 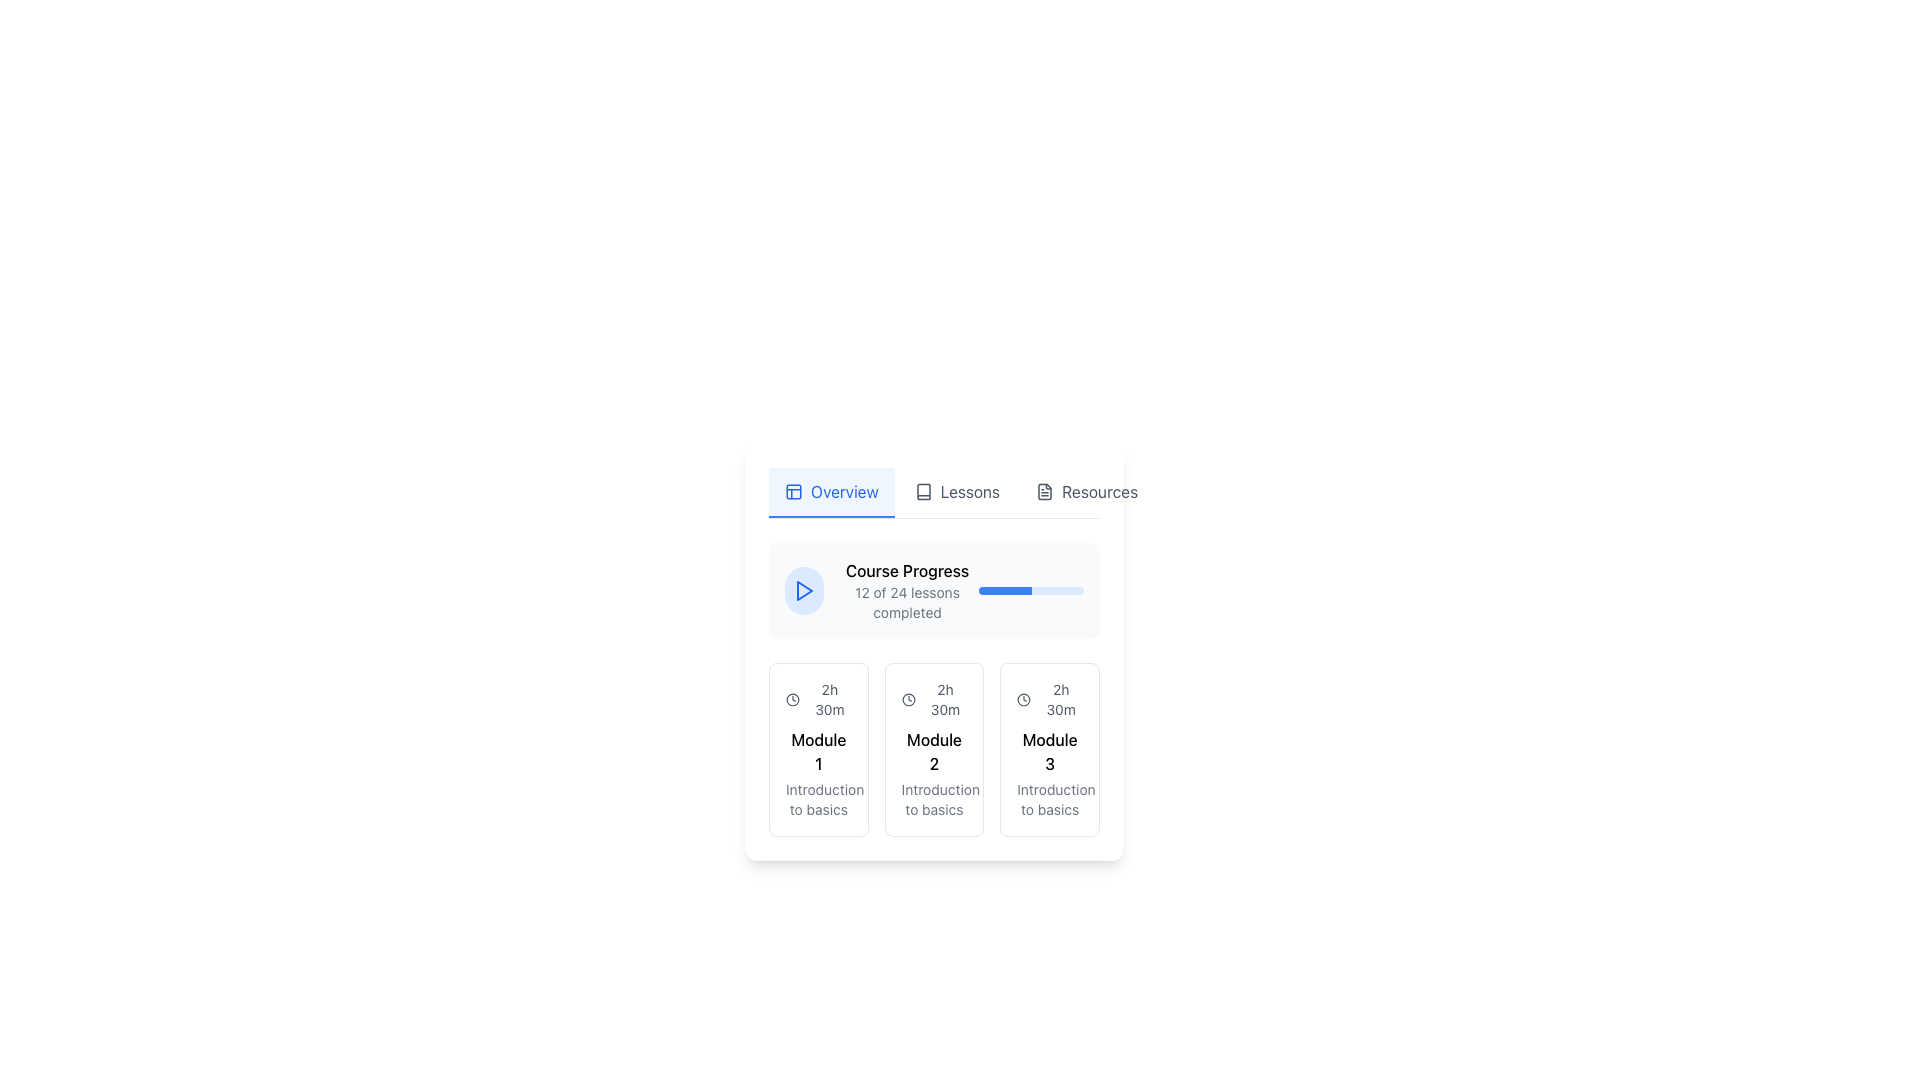 I want to click on the Text Label that displays the estimated duration of Module 1, located under the 'Module 1' section and adjacent to the clock icon, so click(x=829, y=698).